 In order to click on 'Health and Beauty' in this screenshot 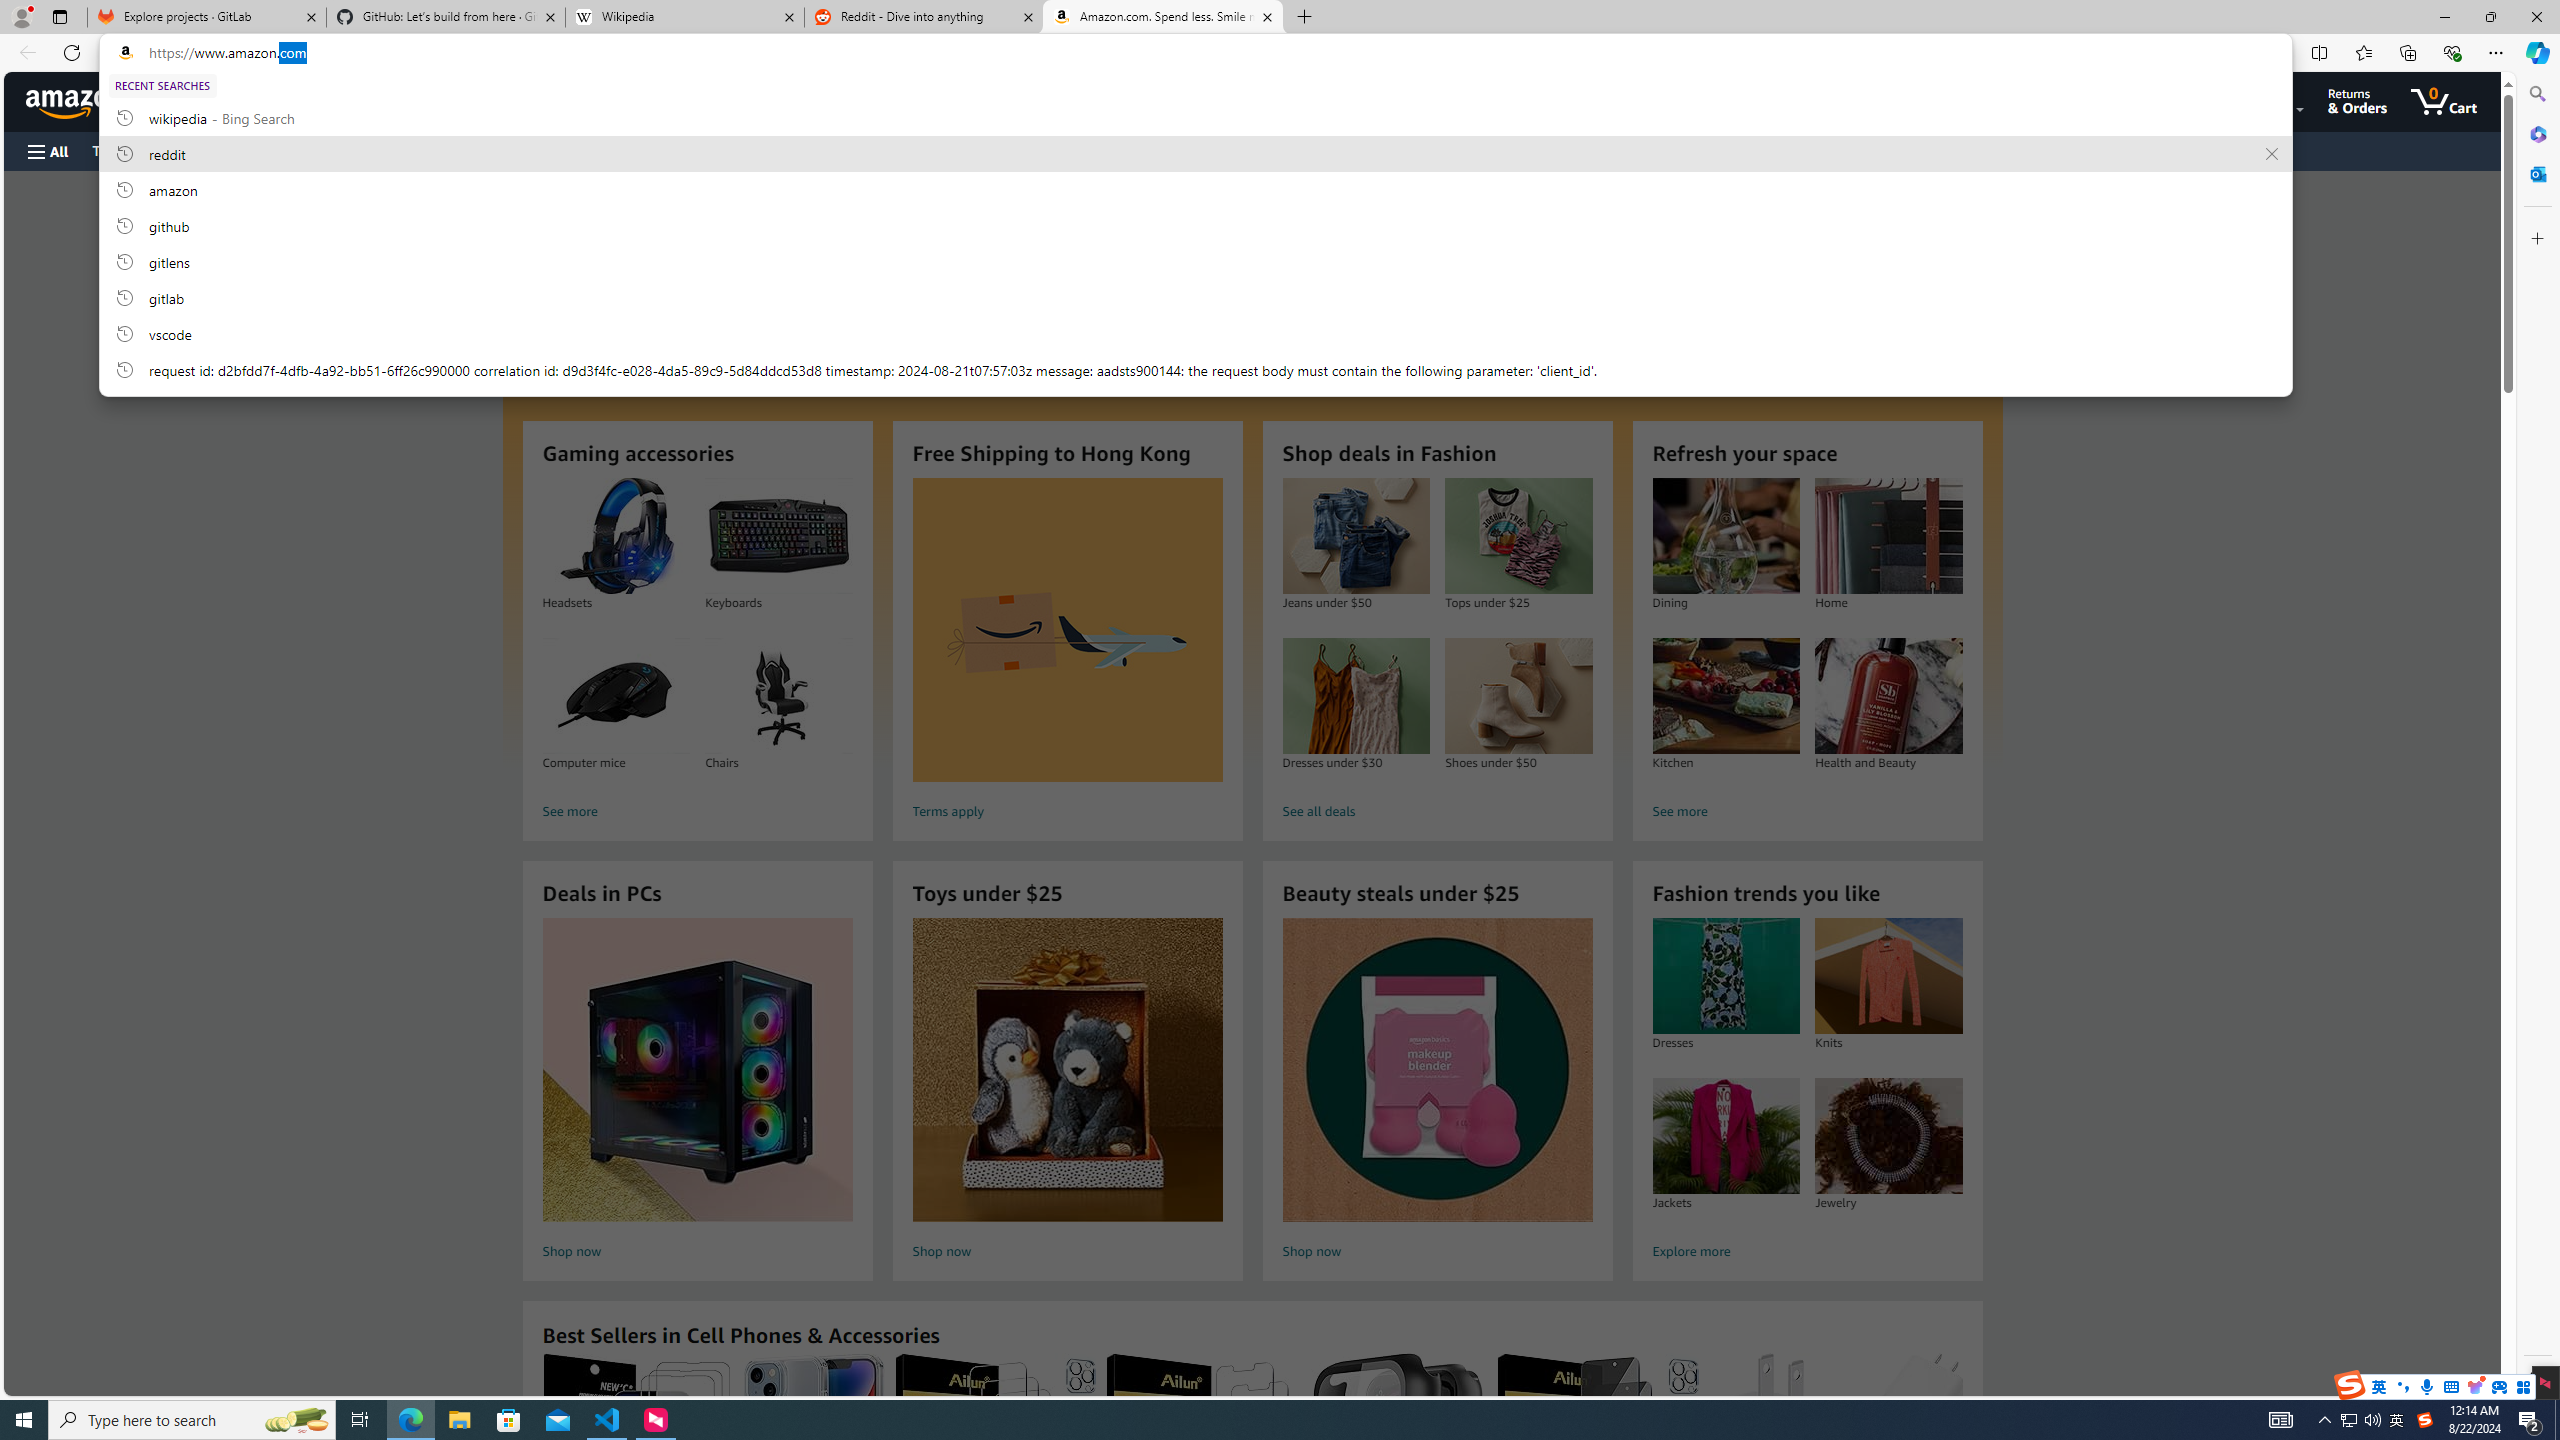, I will do `click(1888, 696)`.